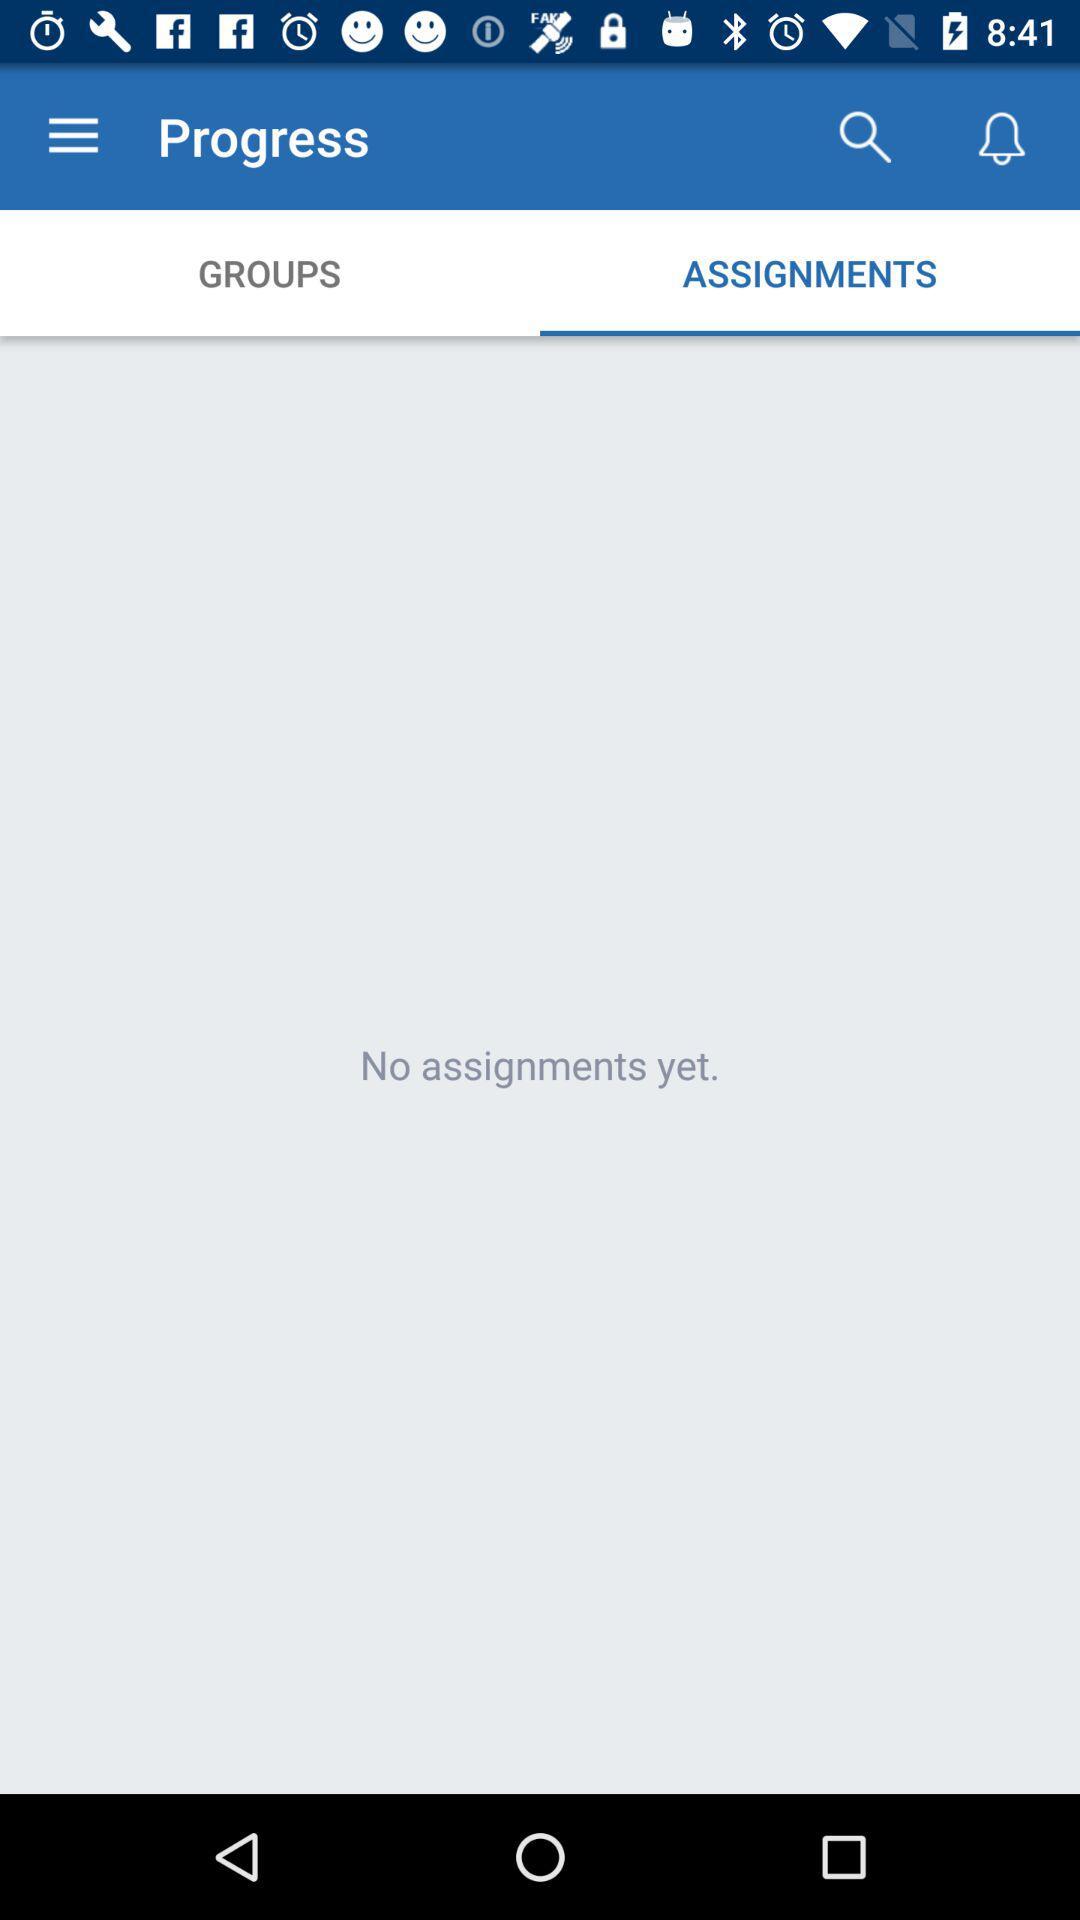 The width and height of the screenshot is (1080, 1920). I want to click on app next to progress item, so click(72, 135).